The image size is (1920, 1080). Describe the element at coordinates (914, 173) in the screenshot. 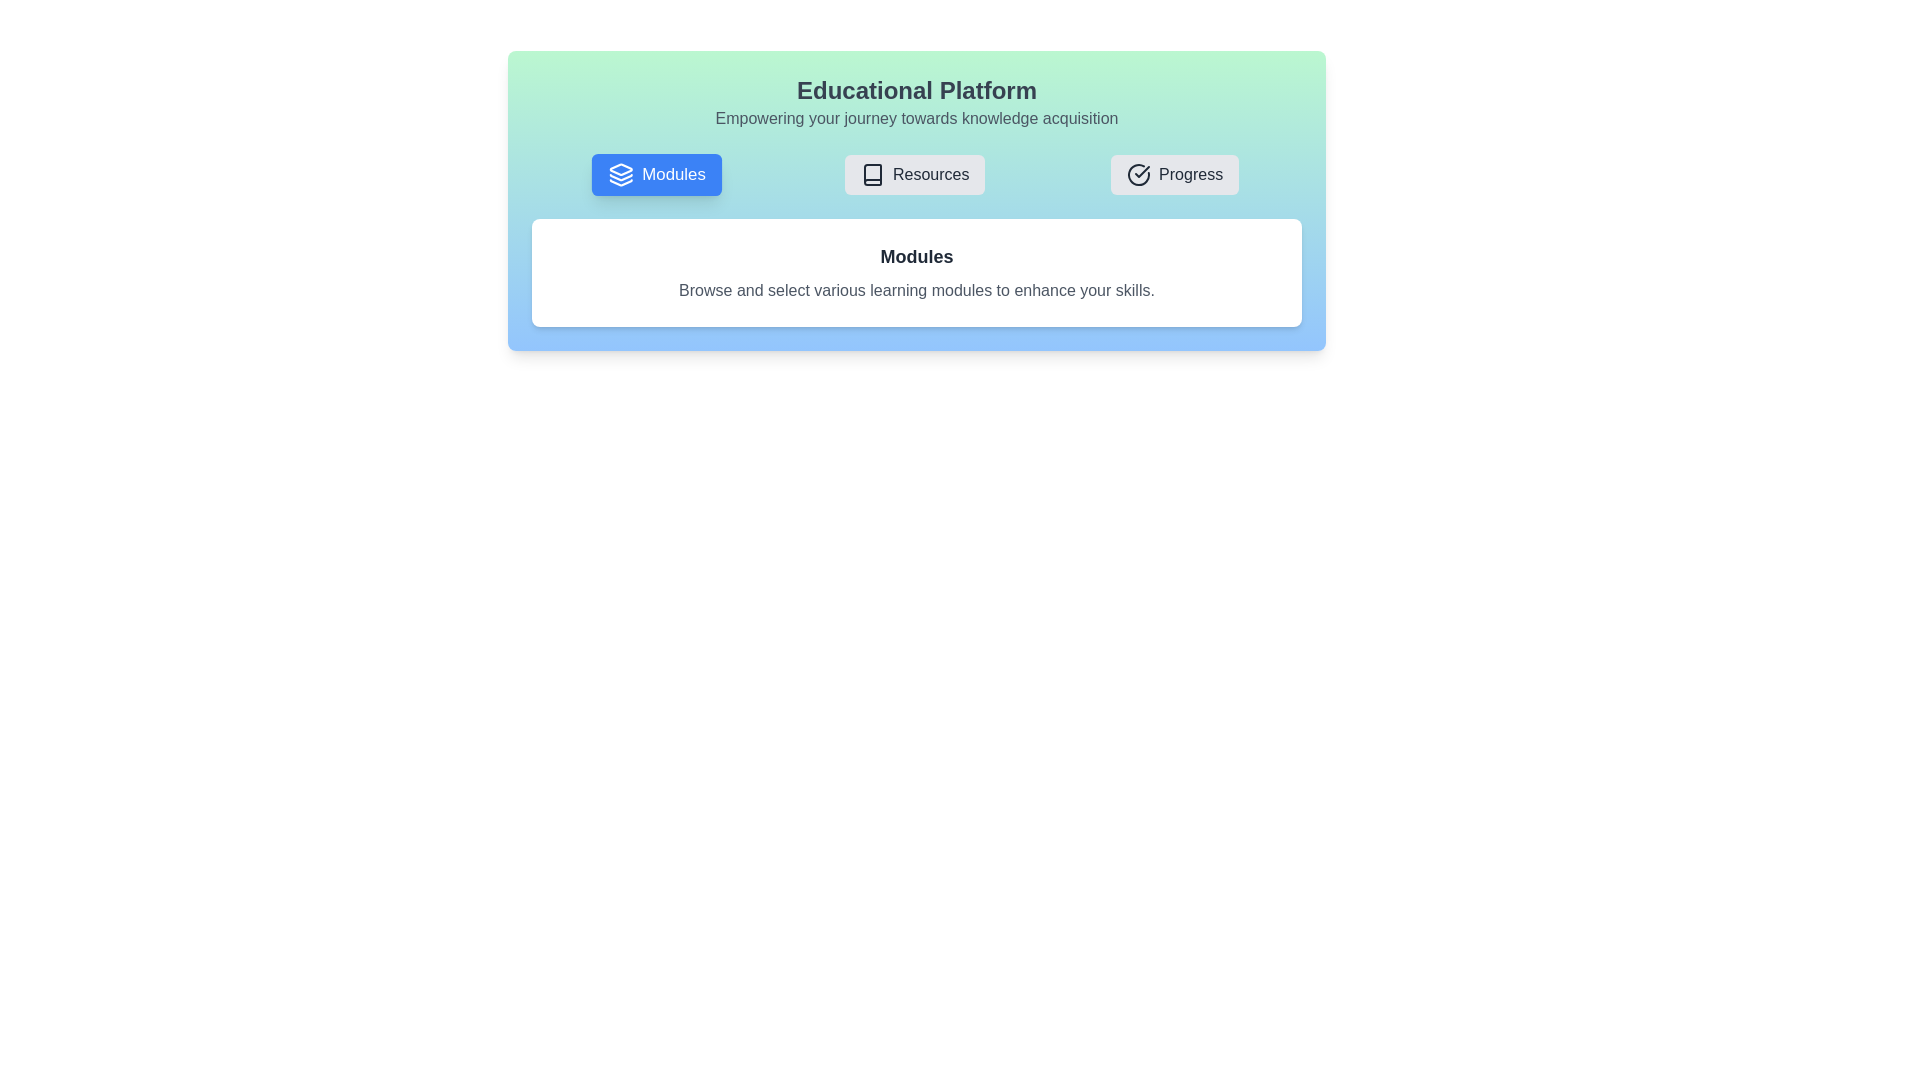

I see `the tab button labeled Resources` at that location.